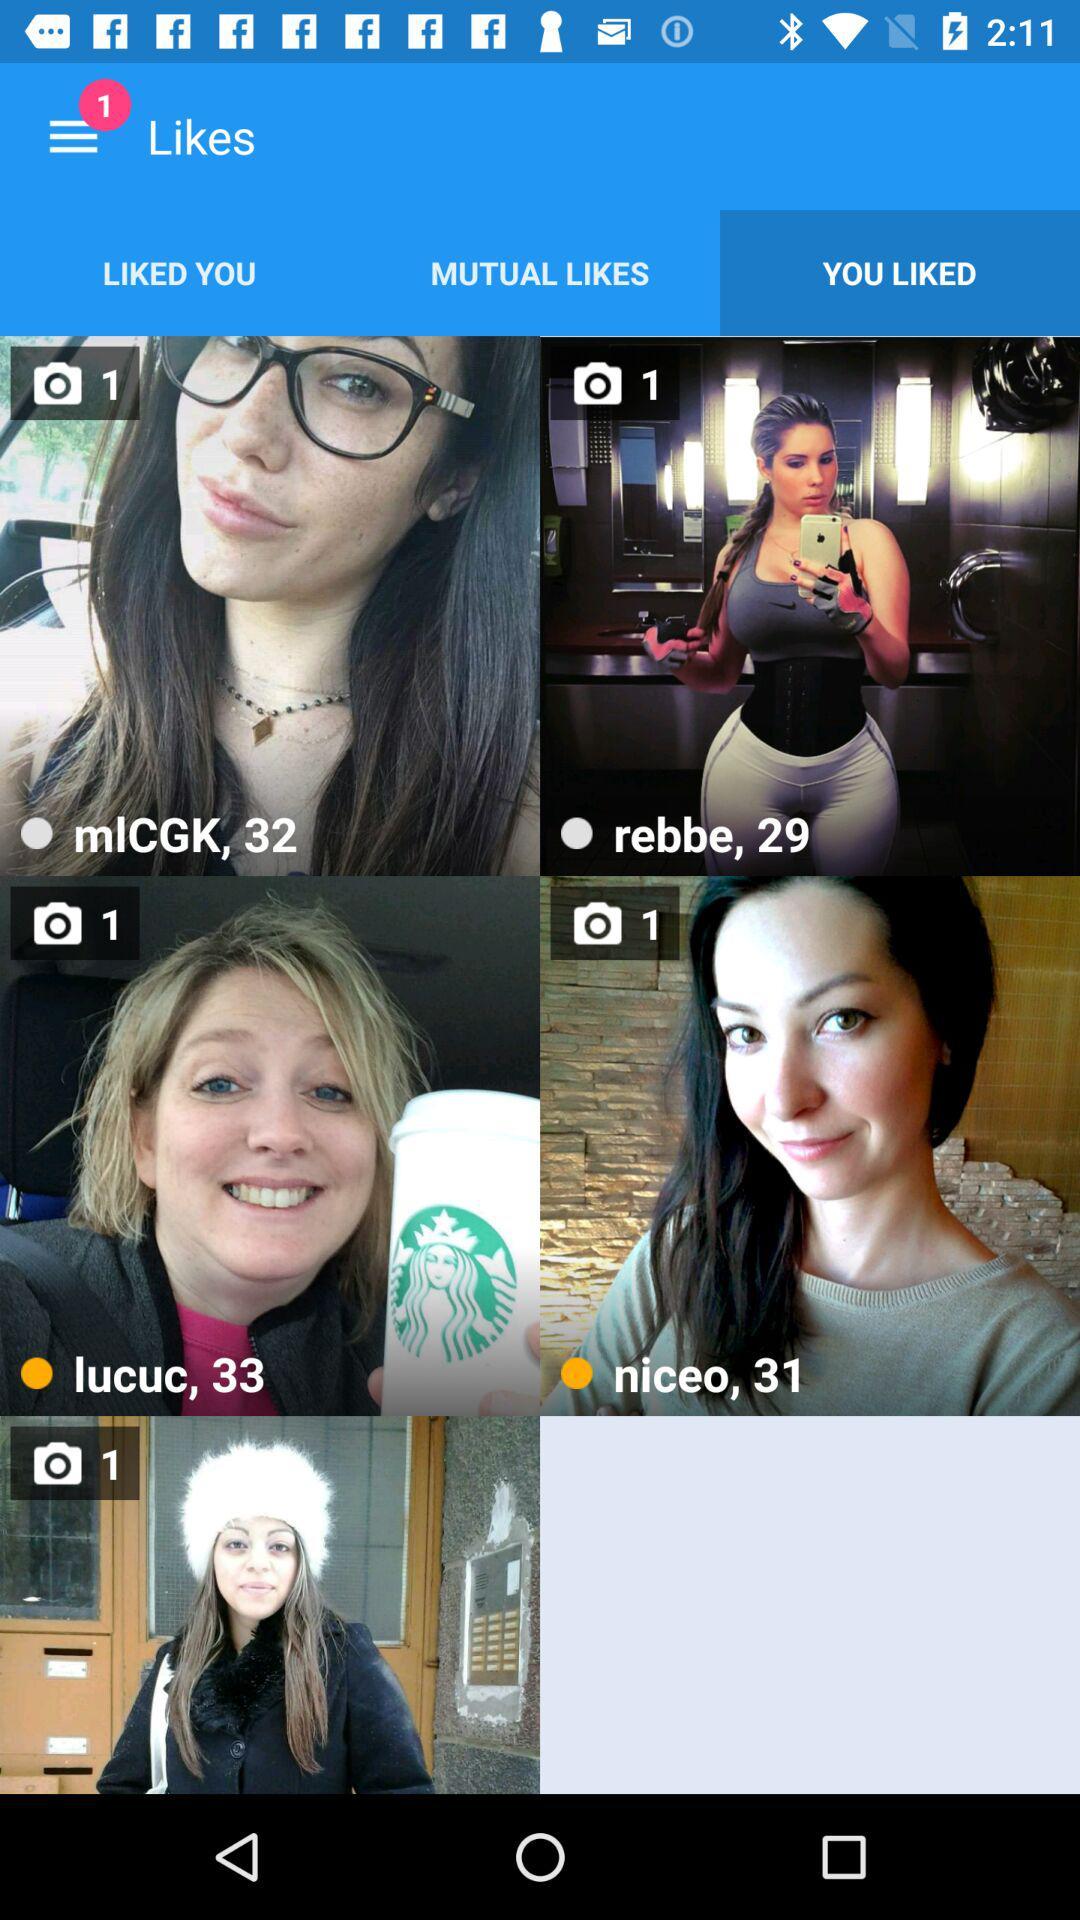  I want to click on the item to the left of likes item, so click(72, 135).